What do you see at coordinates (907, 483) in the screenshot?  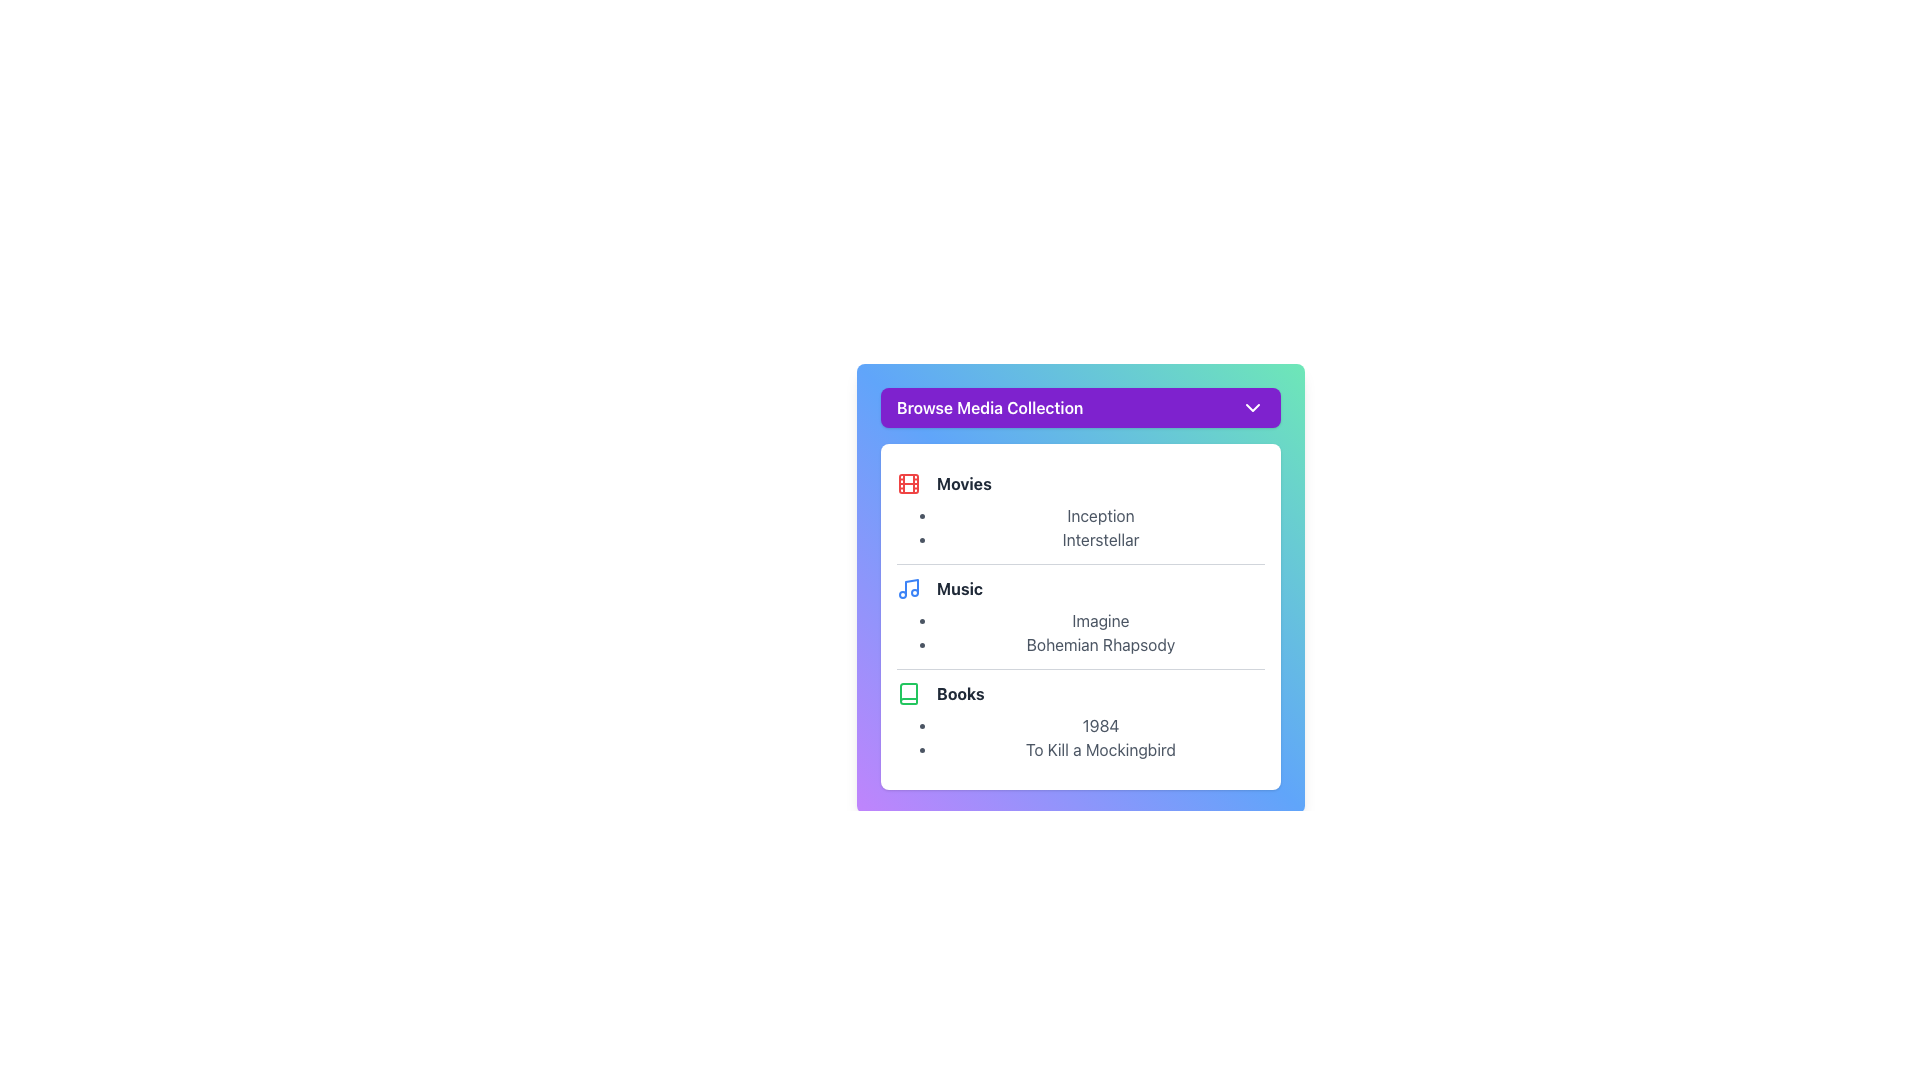 I see `the 'Movies' category icon located at the top left of the media collection browsing panel, adjacent to the text 'Movies'` at bounding box center [907, 483].